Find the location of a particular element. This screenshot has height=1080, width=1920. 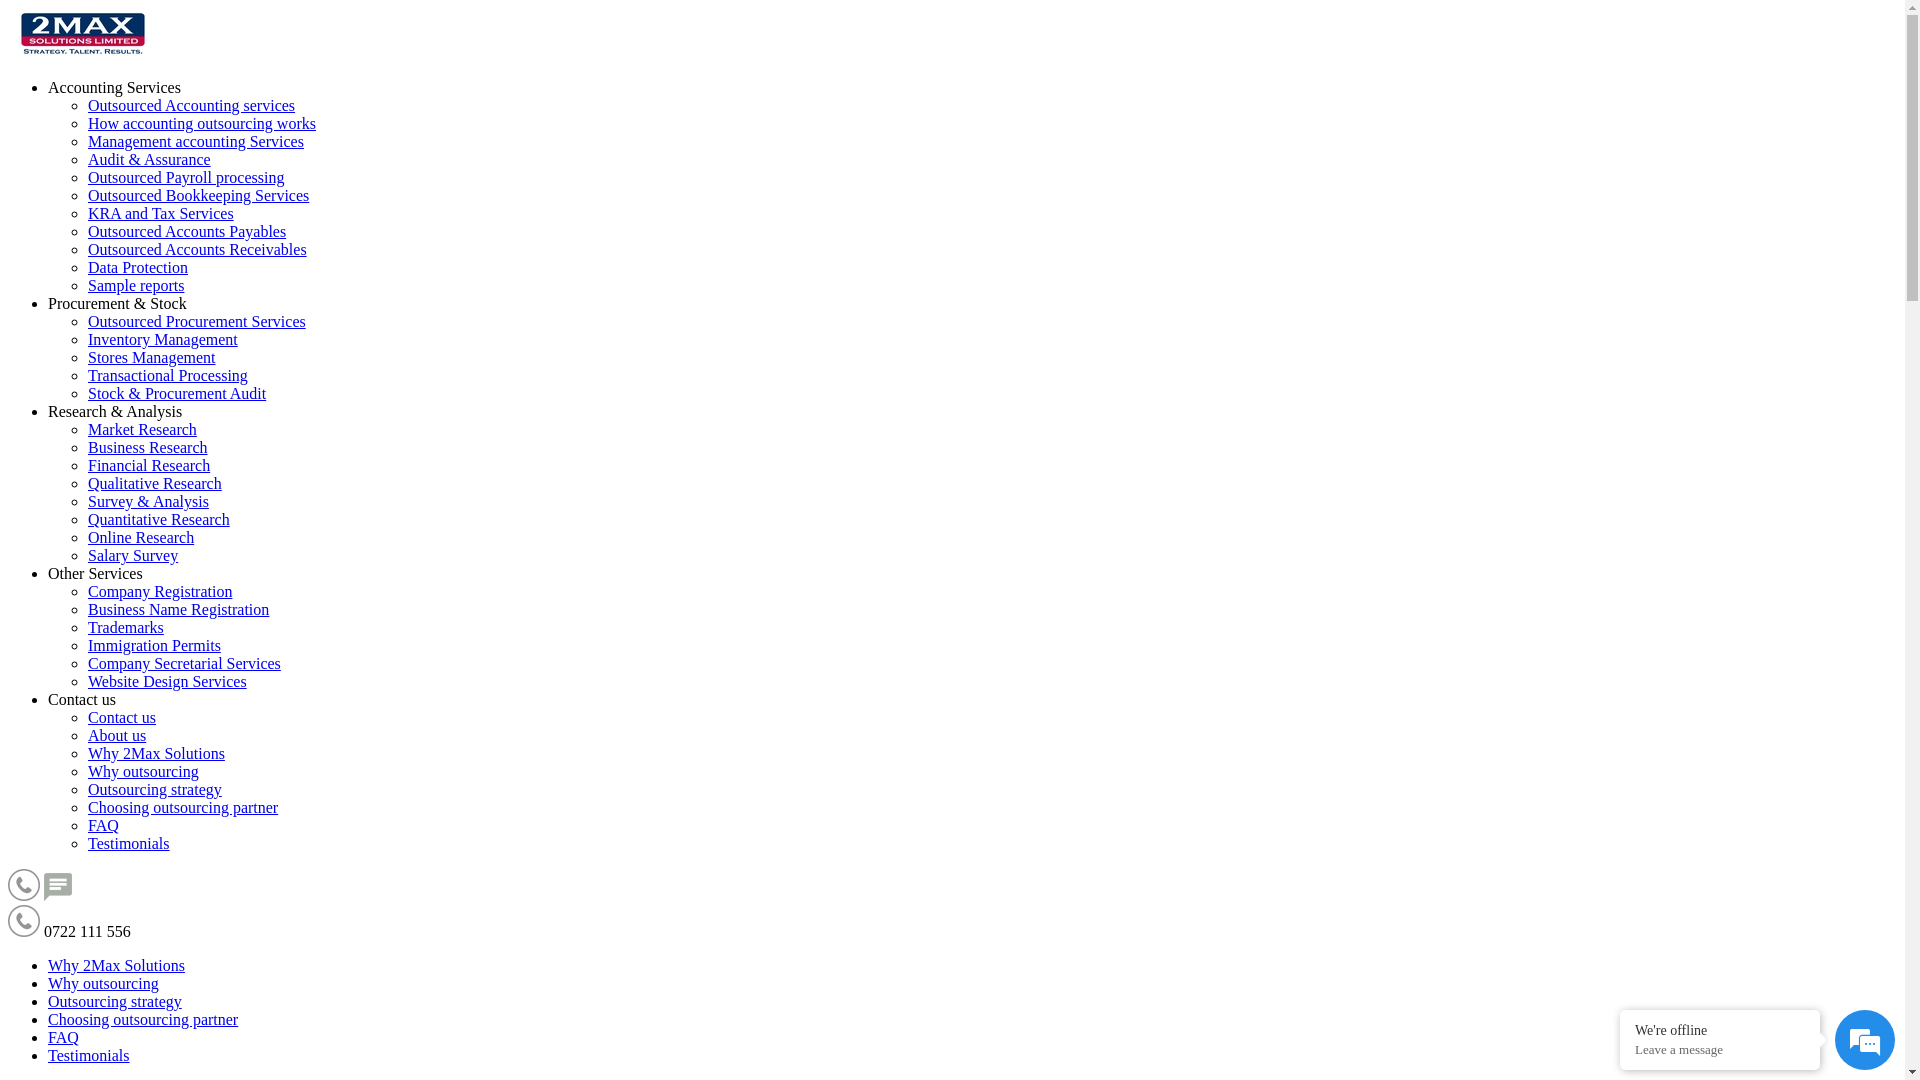

'Outsourced Payroll processing' is located at coordinates (186, 176).